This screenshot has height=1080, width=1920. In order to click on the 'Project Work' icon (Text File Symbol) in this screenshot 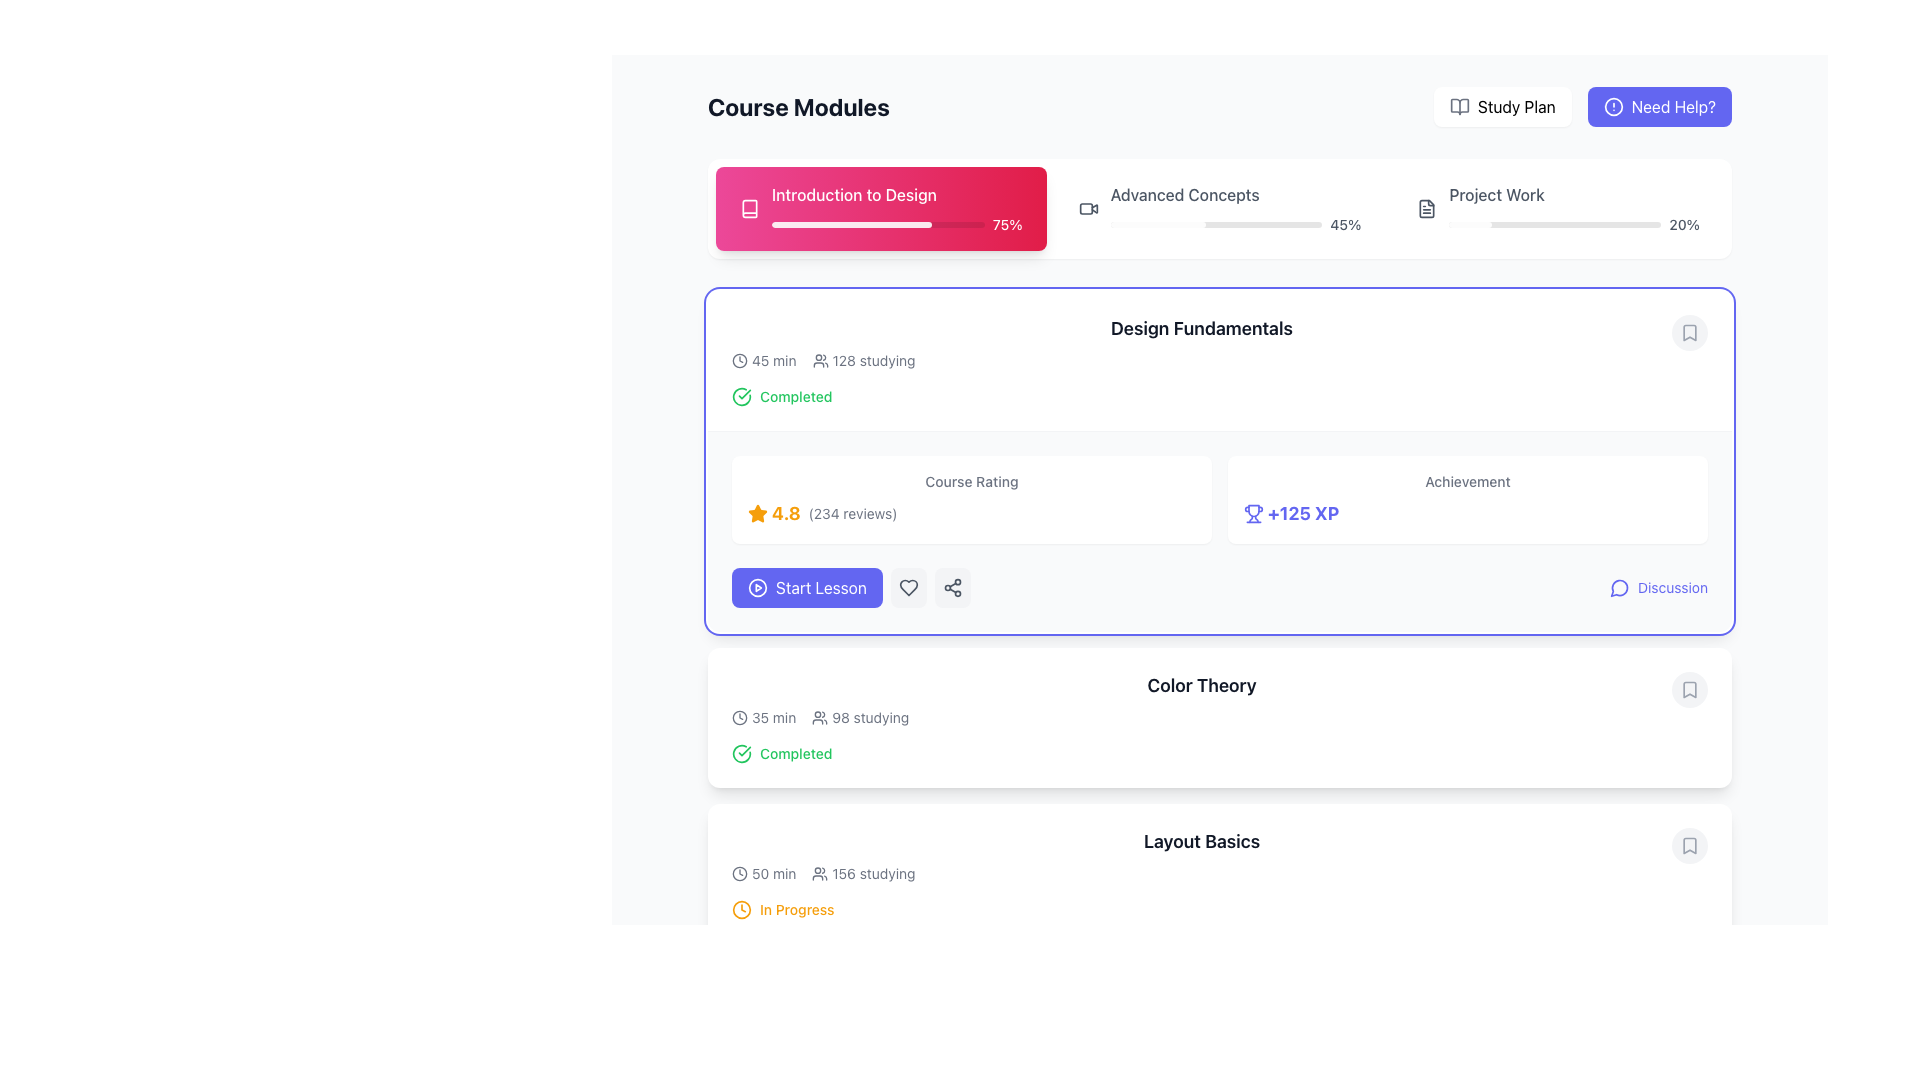, I will do `click(1425, 208)`.